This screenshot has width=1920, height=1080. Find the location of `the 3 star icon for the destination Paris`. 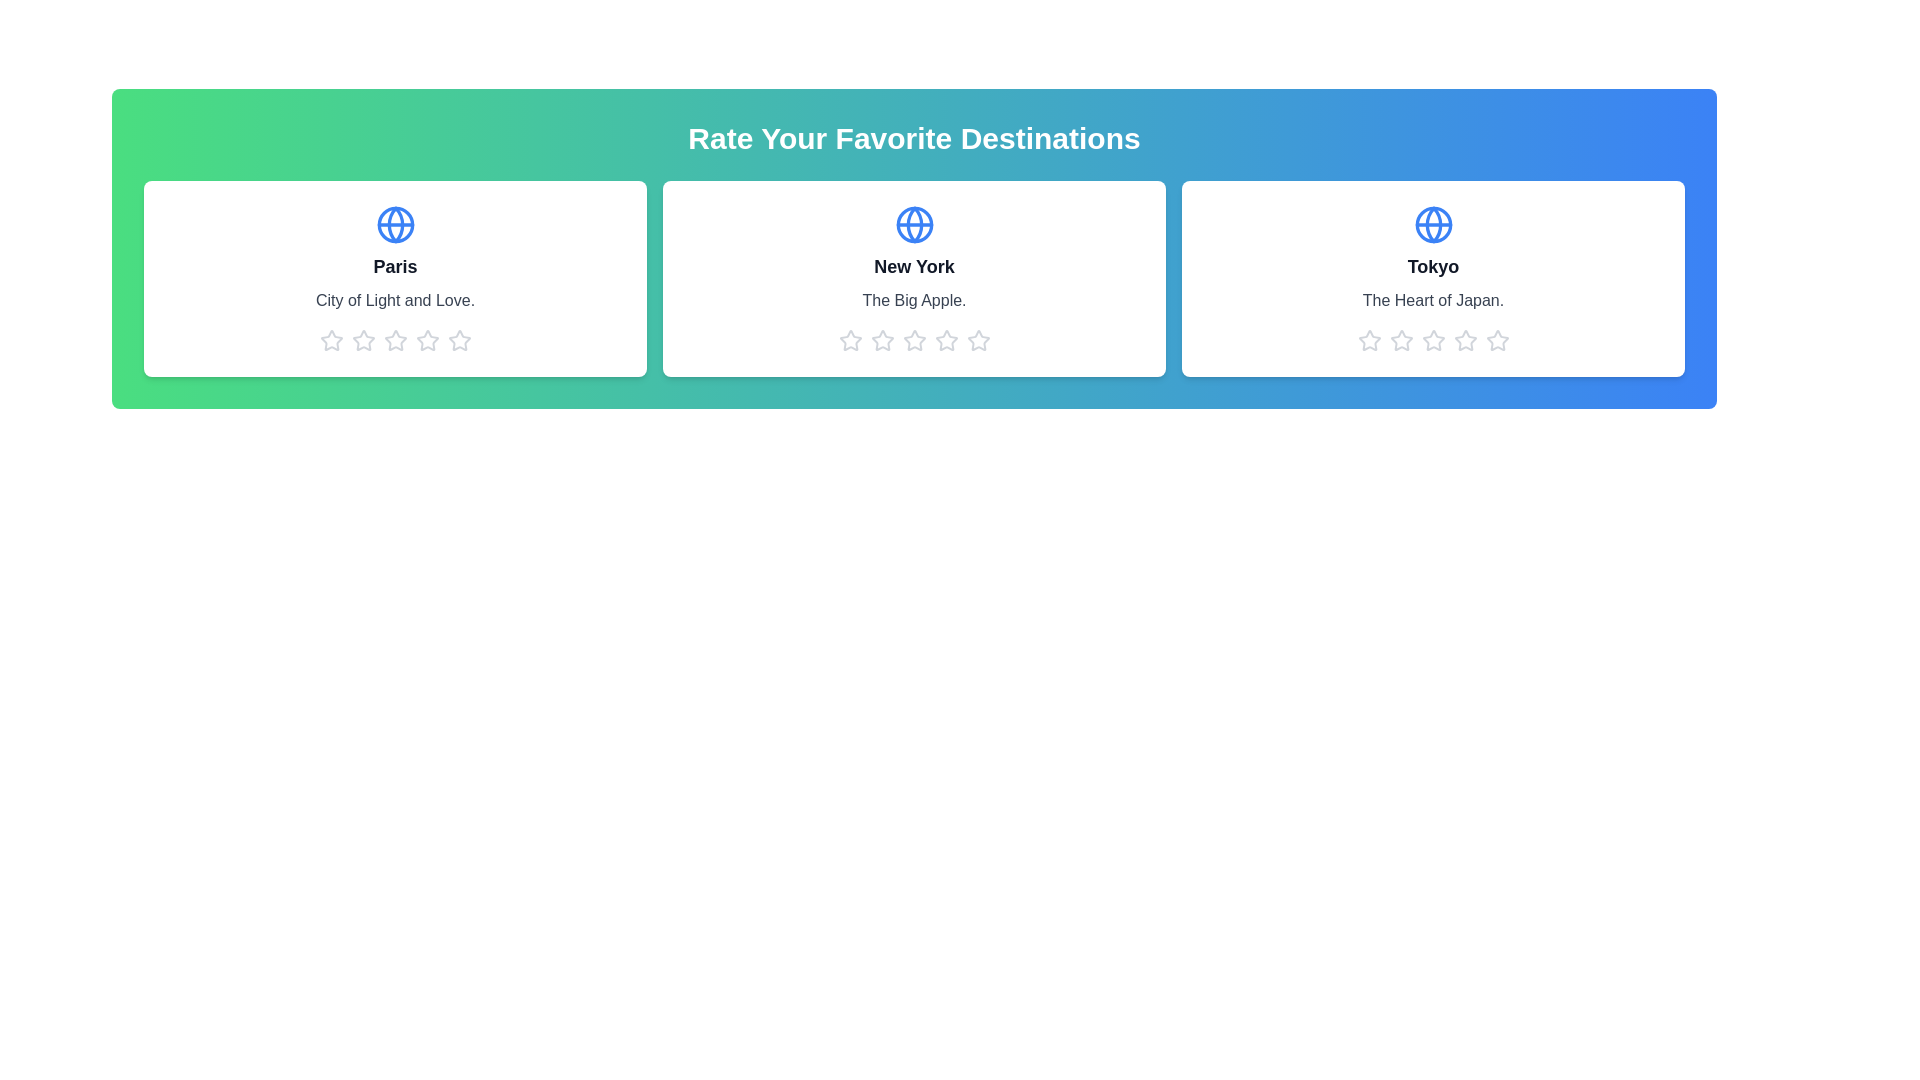

the 3 star icon for the destination Paris is located at coordinates (395, 339).